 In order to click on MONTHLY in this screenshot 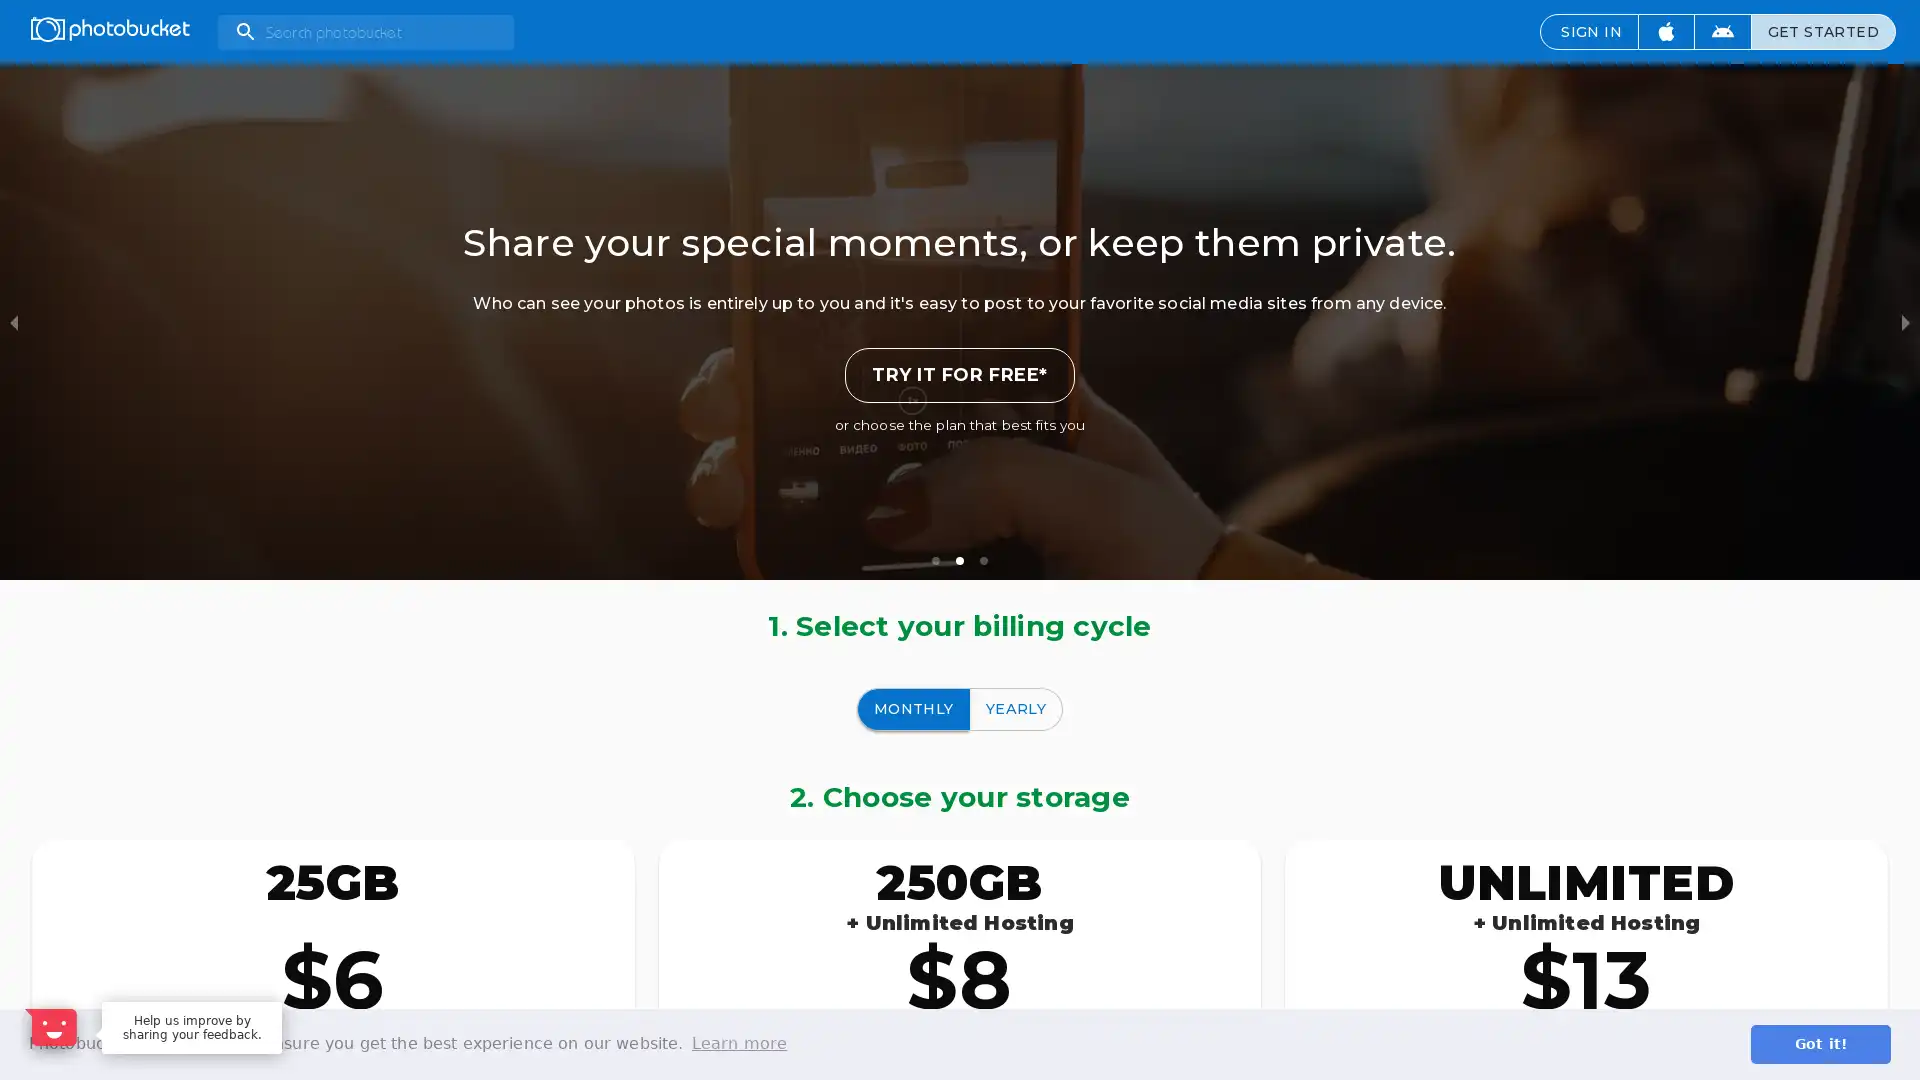, I will do `click(911, 708)`.